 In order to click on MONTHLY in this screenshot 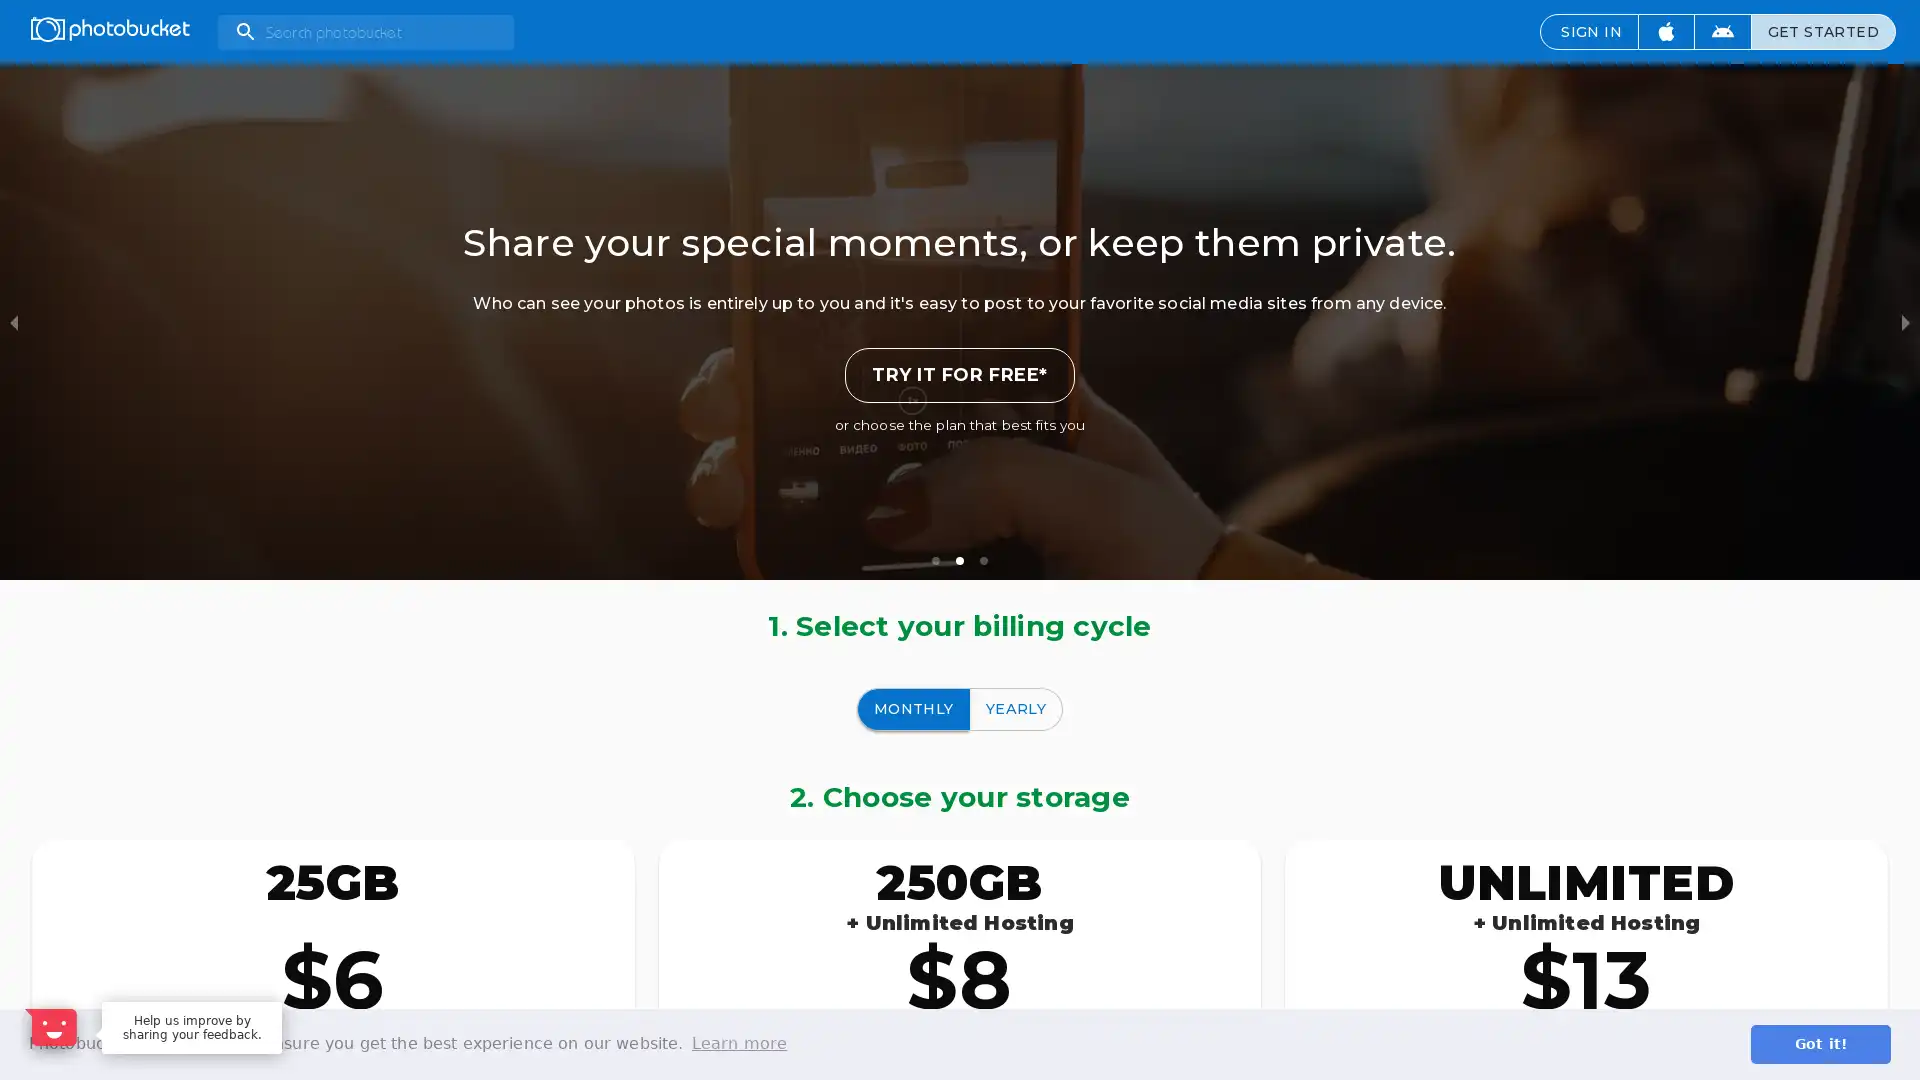, I will do `click(911, 708)`.